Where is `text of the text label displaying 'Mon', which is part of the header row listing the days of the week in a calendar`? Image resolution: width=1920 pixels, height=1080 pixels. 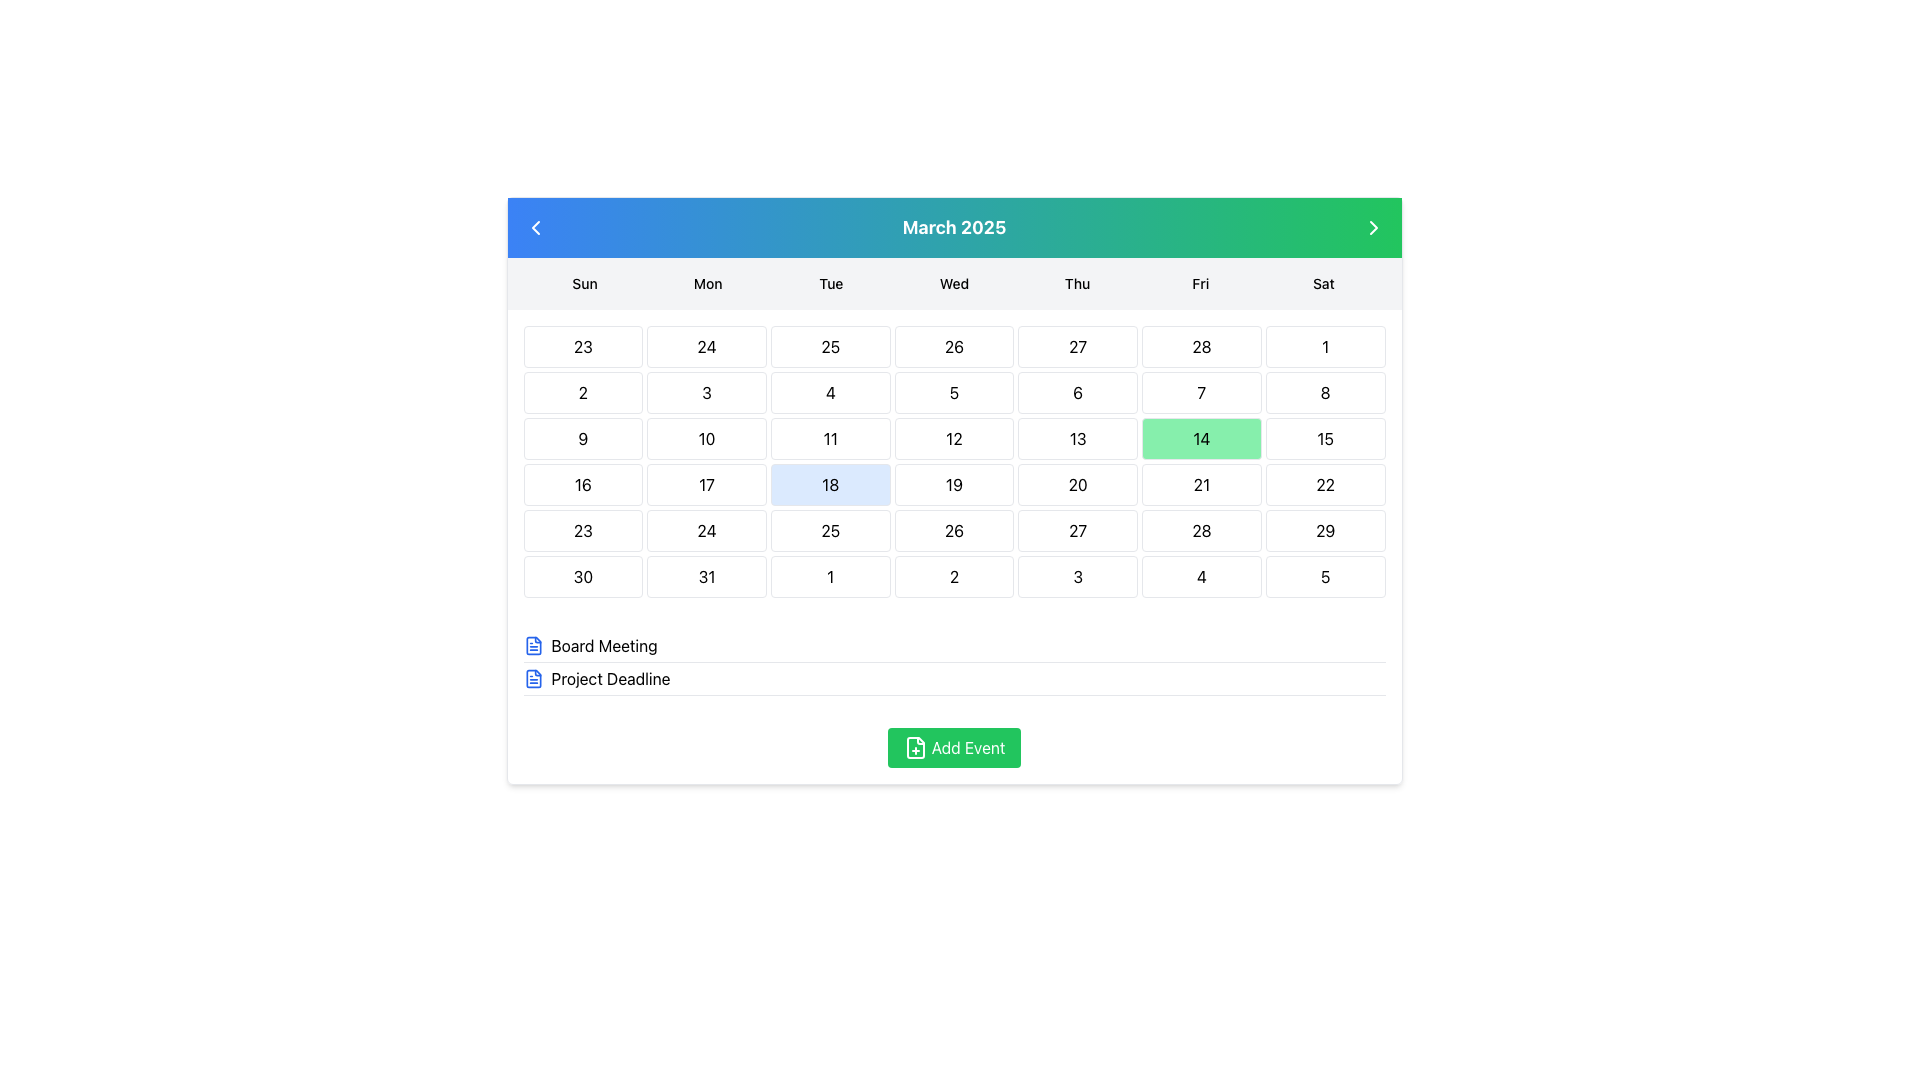
text of the text label displaying 'Mon', which is part of the header row listing the days of the week in a calendar is located at coordinates (708, 284).